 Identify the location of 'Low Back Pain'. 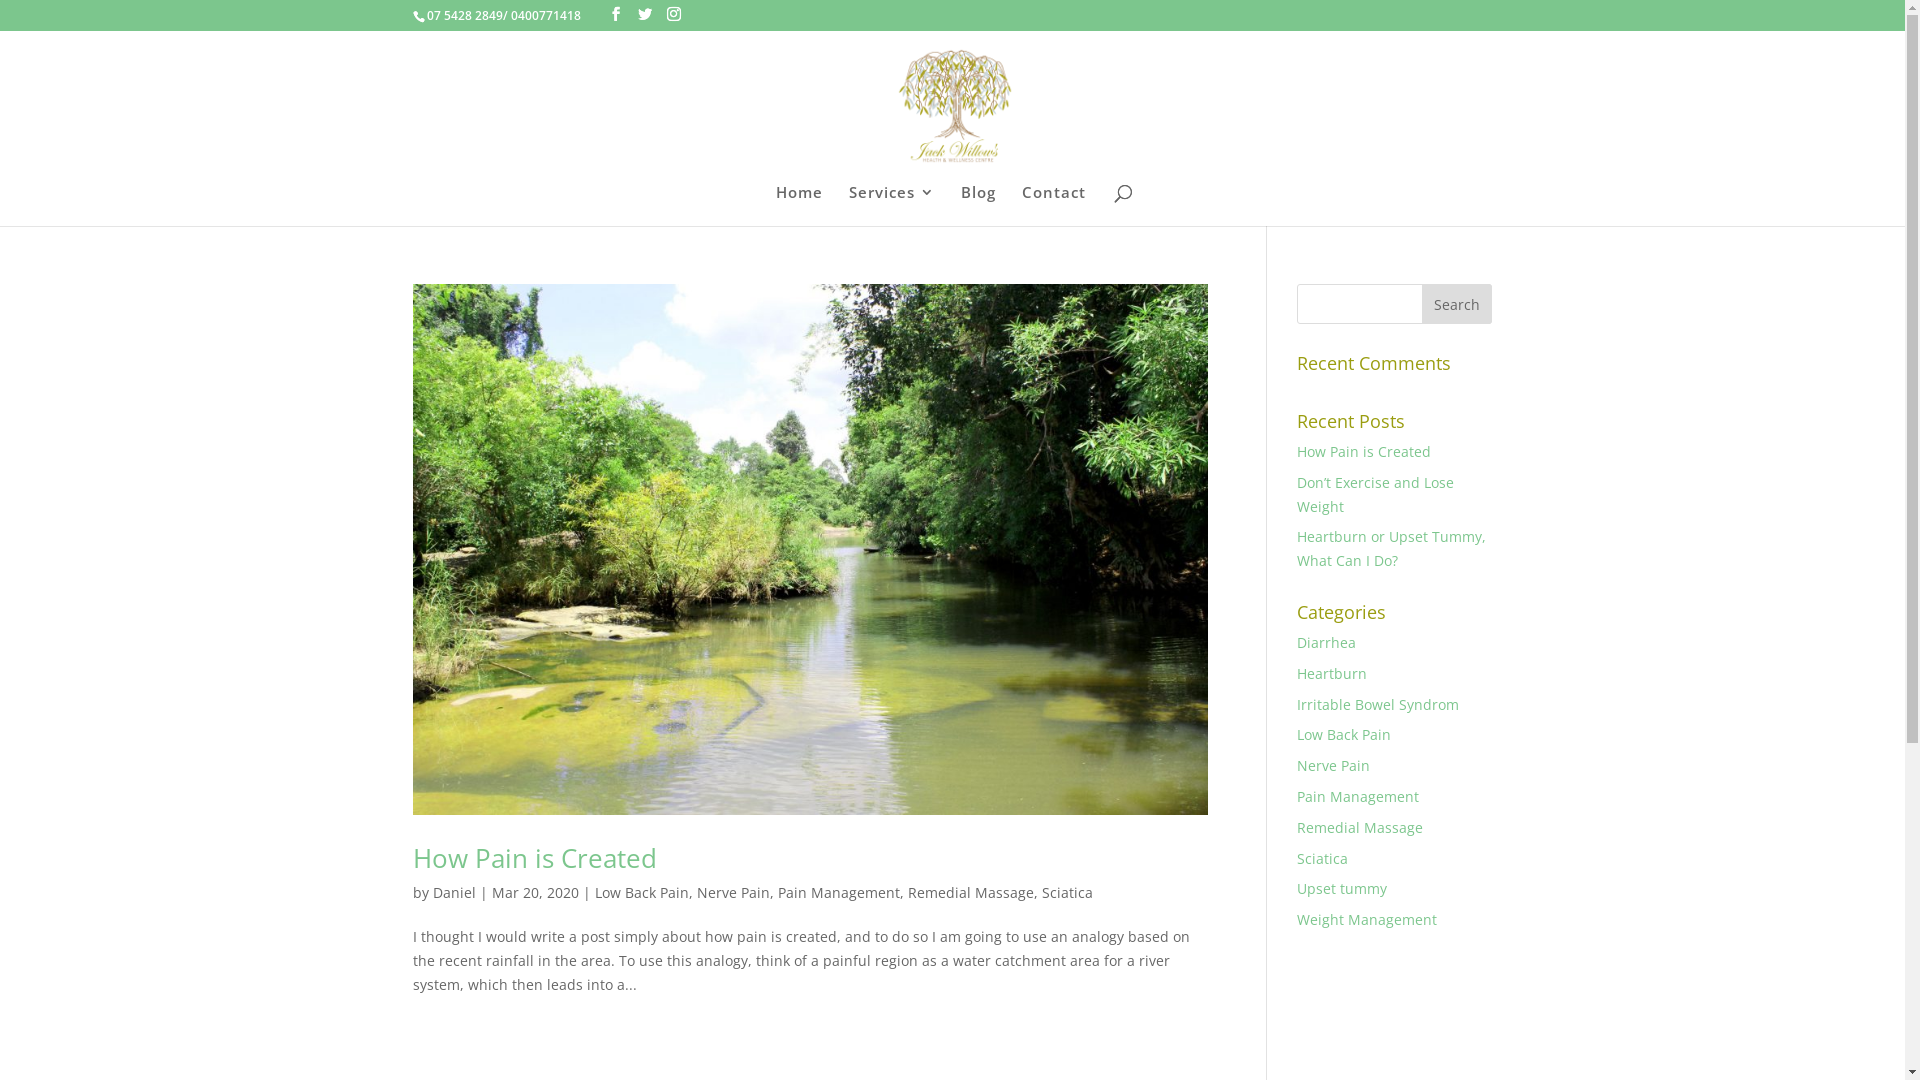
(641, 891).